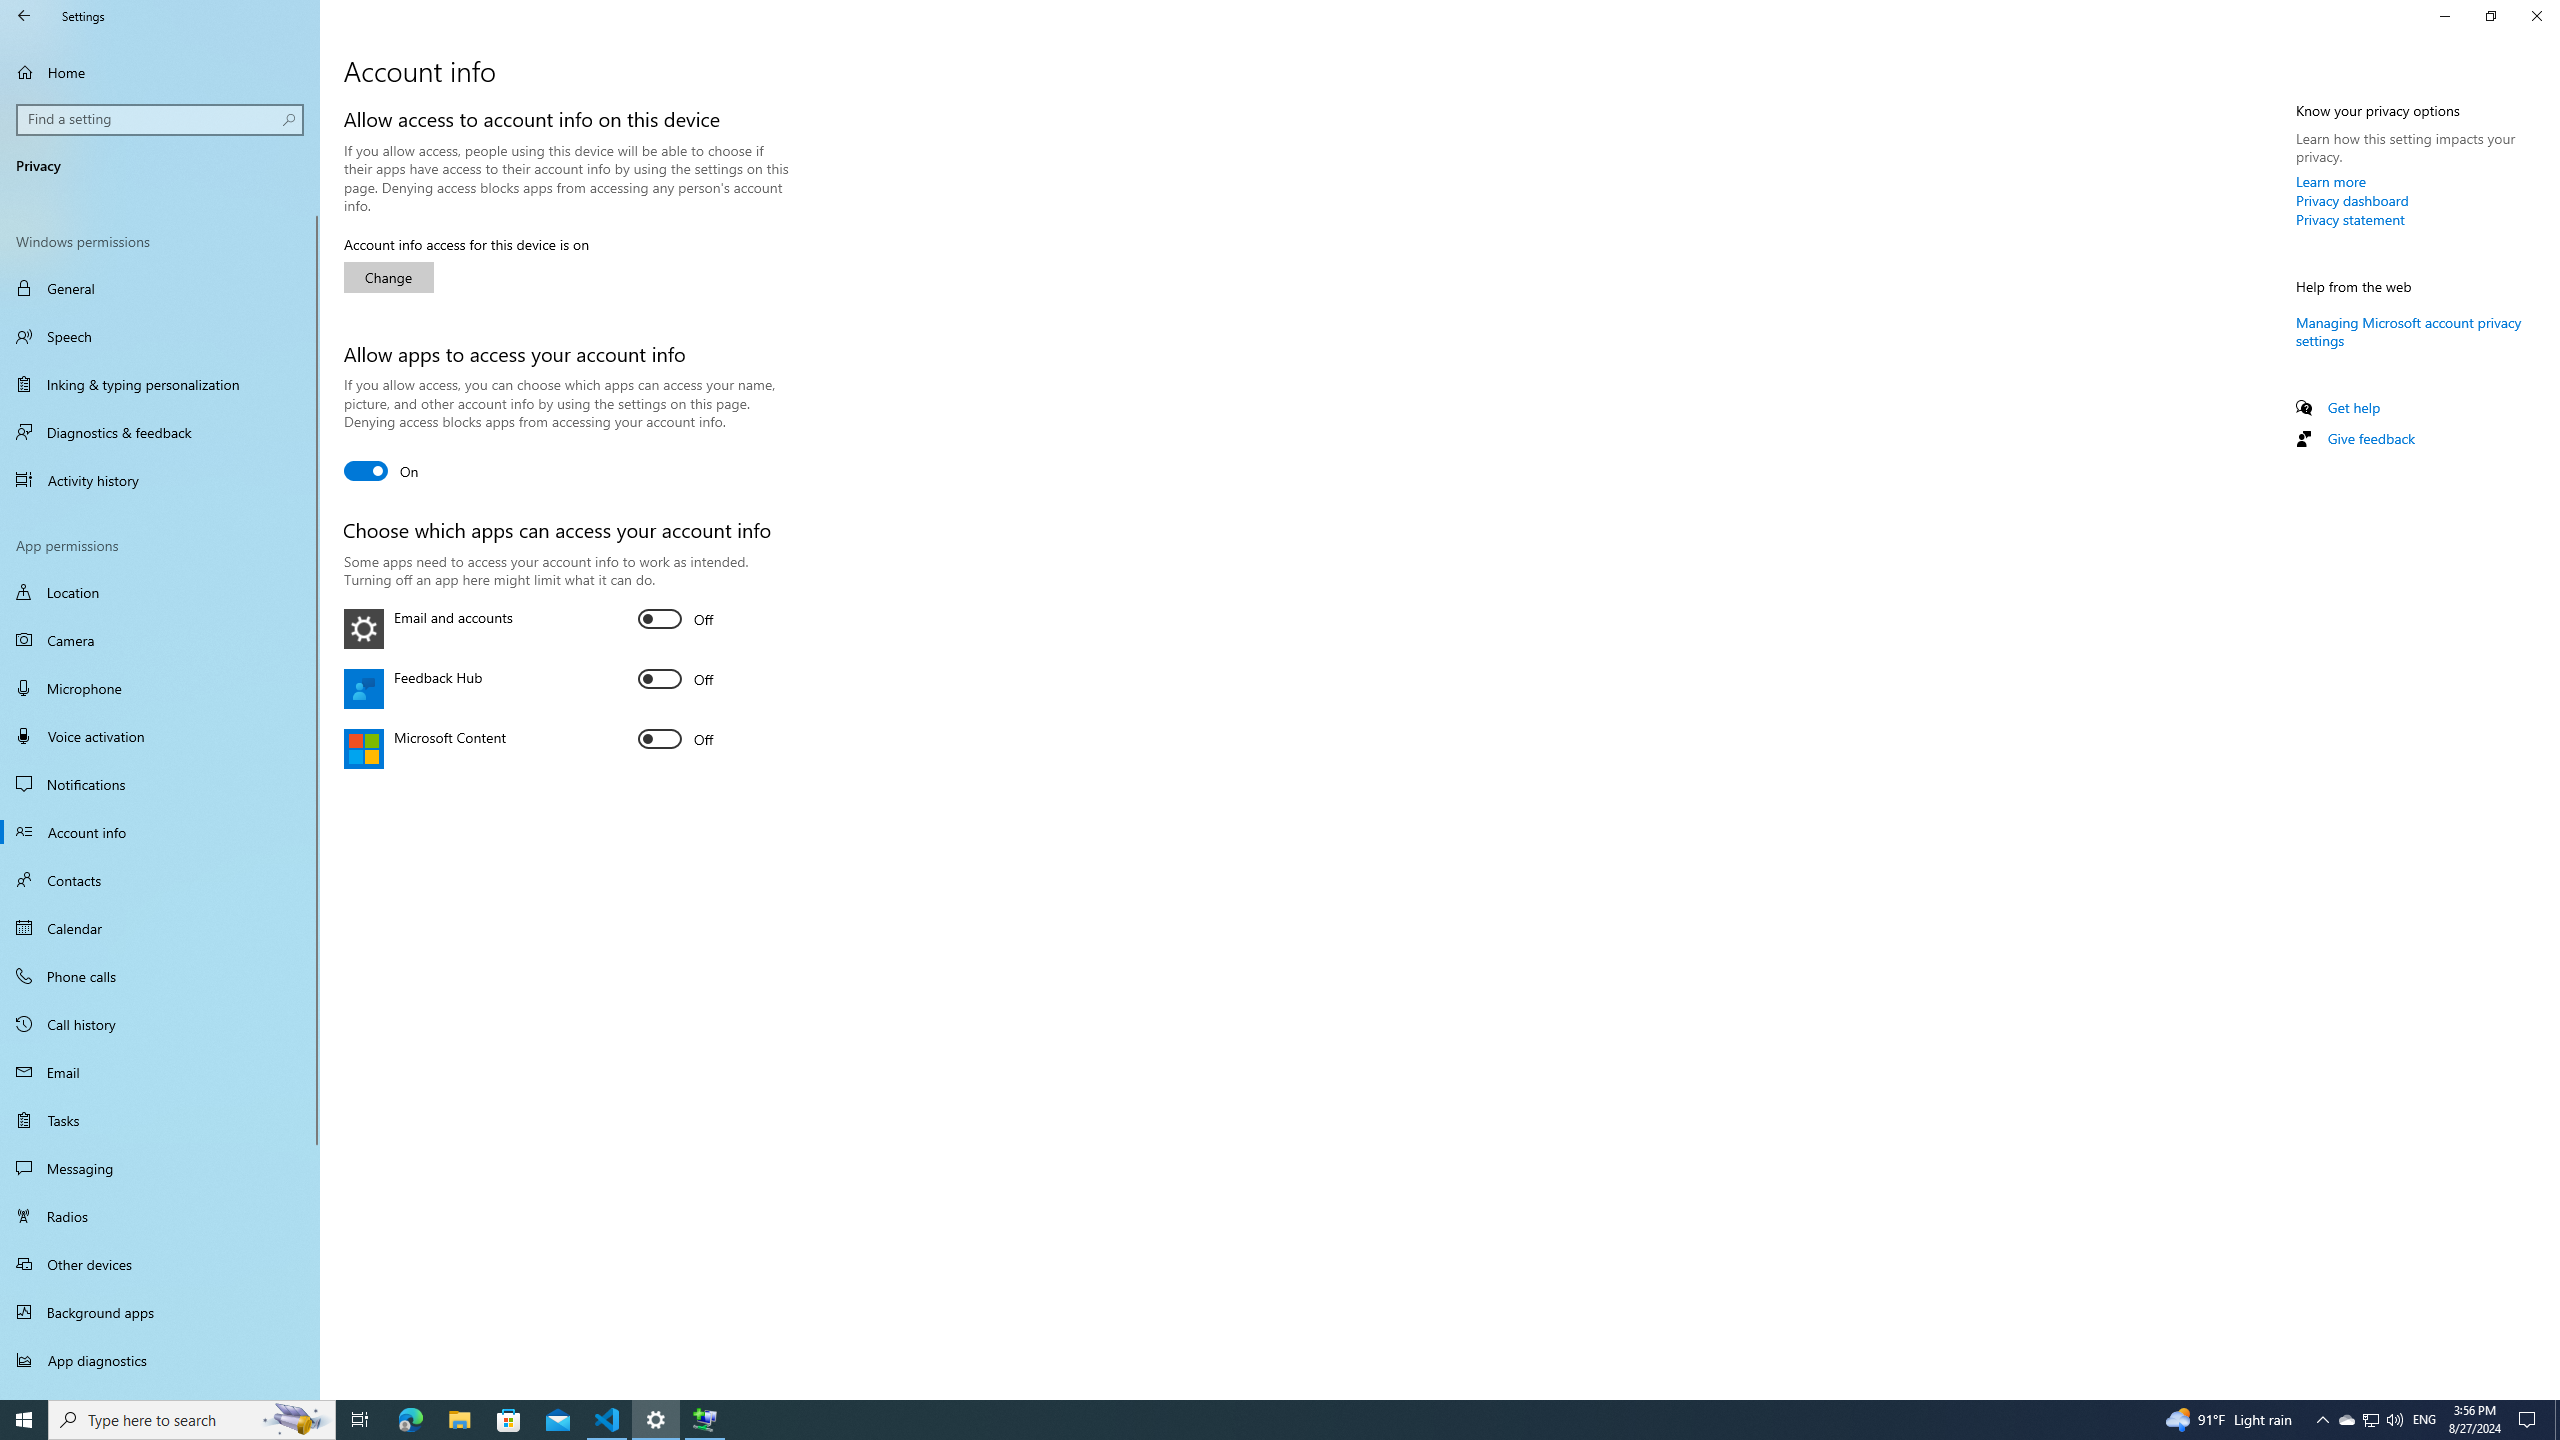  What do you see at coordinates (2443, 15) in the screenshot?
I see `'Minimize Settings'` at bounding box center [2443, 15].